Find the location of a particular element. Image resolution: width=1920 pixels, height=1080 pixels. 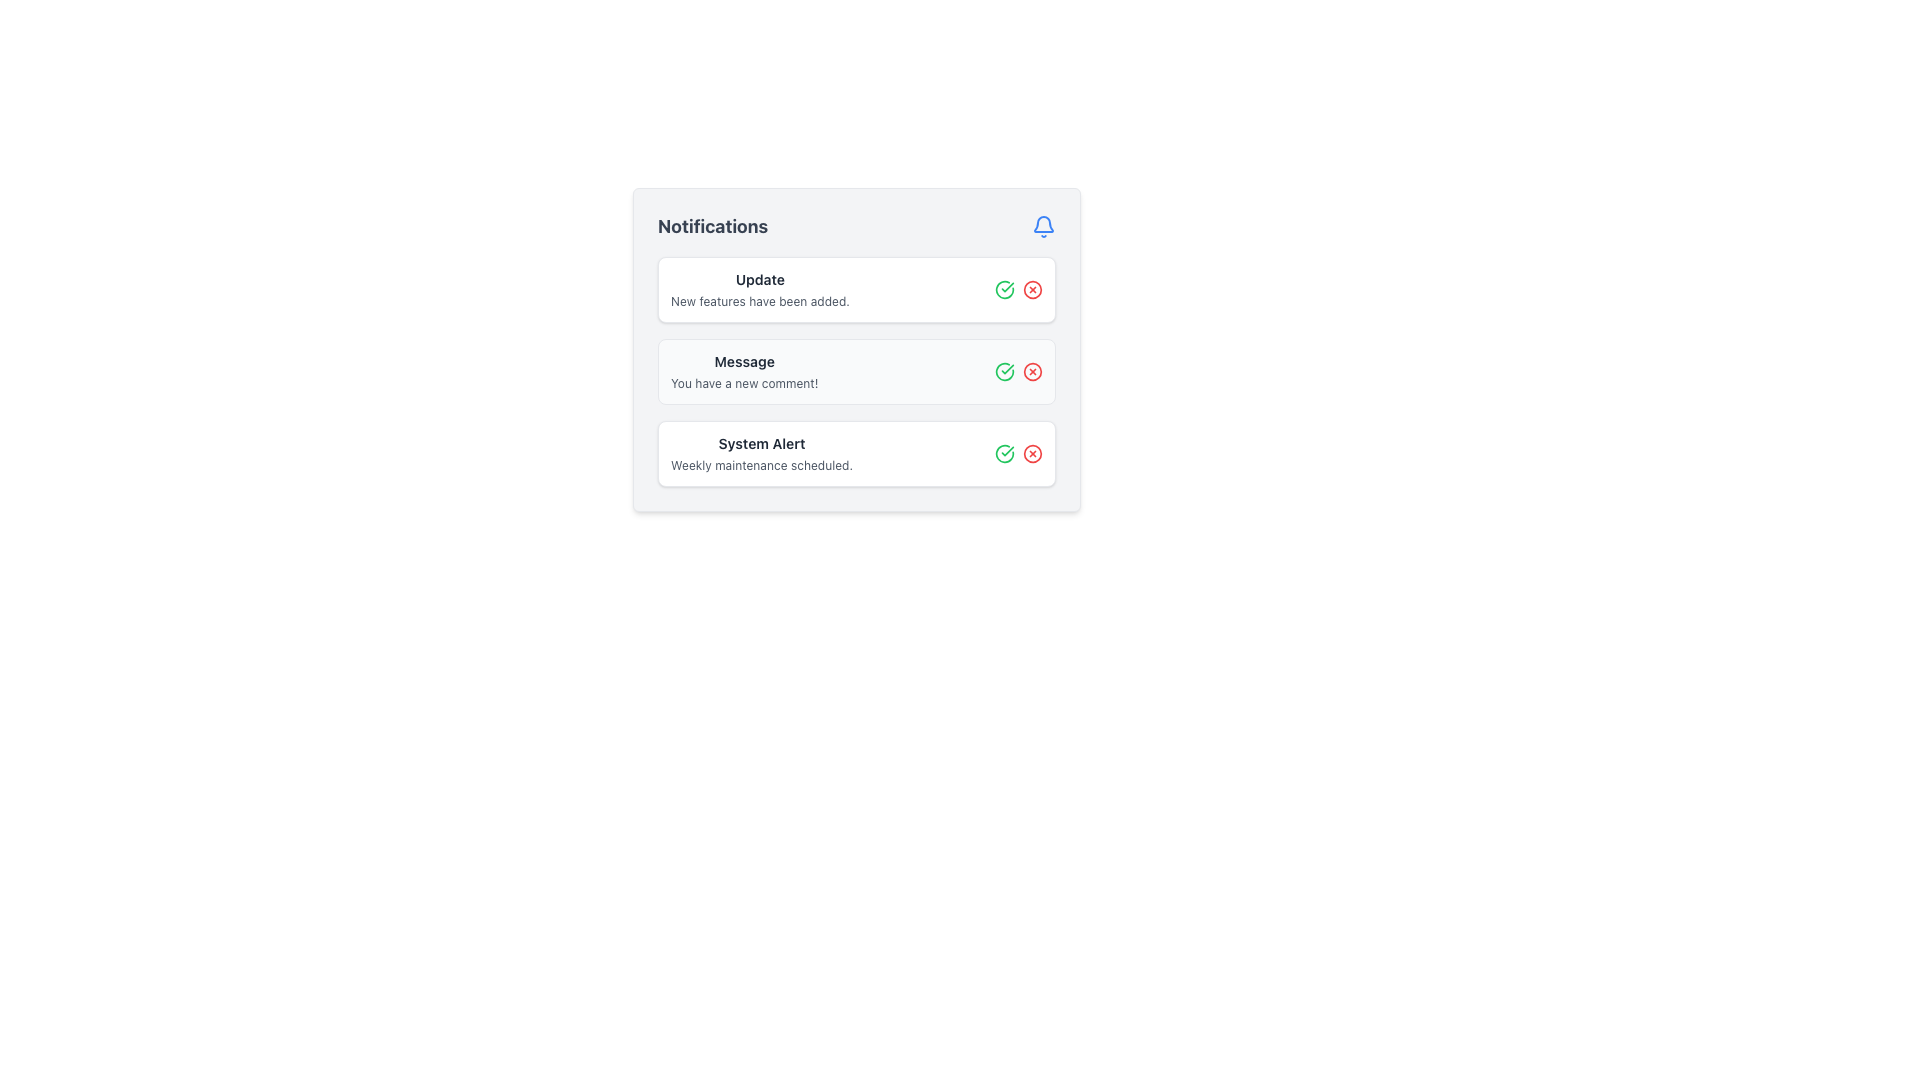

the circular confirmation icon with a green border and a checkmark in the center, located in the top notification card of the 'Notifications' section is located at coordinates (1004, 289).